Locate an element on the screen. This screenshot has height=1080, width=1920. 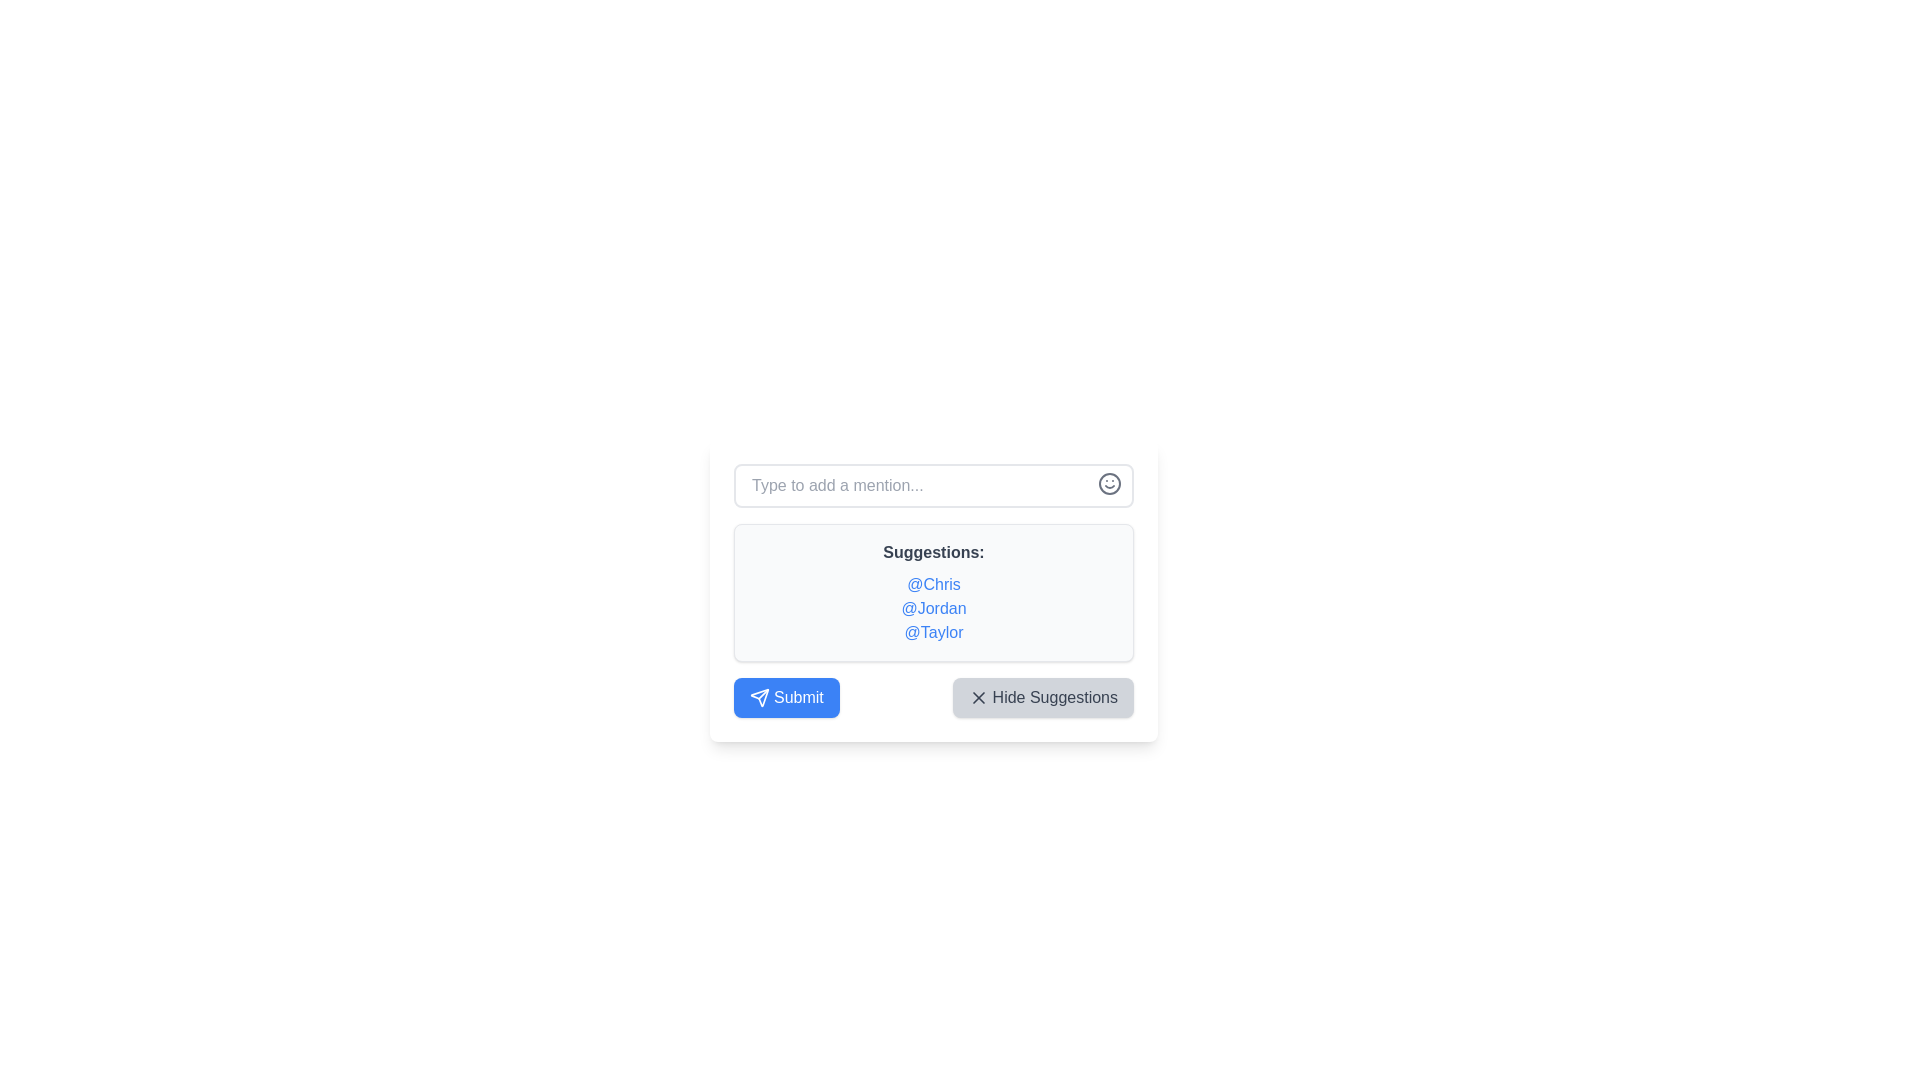
the small 'X' icon bordered by a grey background located within the 'Hide Suggestions' button is located at coordinates (978, 697).